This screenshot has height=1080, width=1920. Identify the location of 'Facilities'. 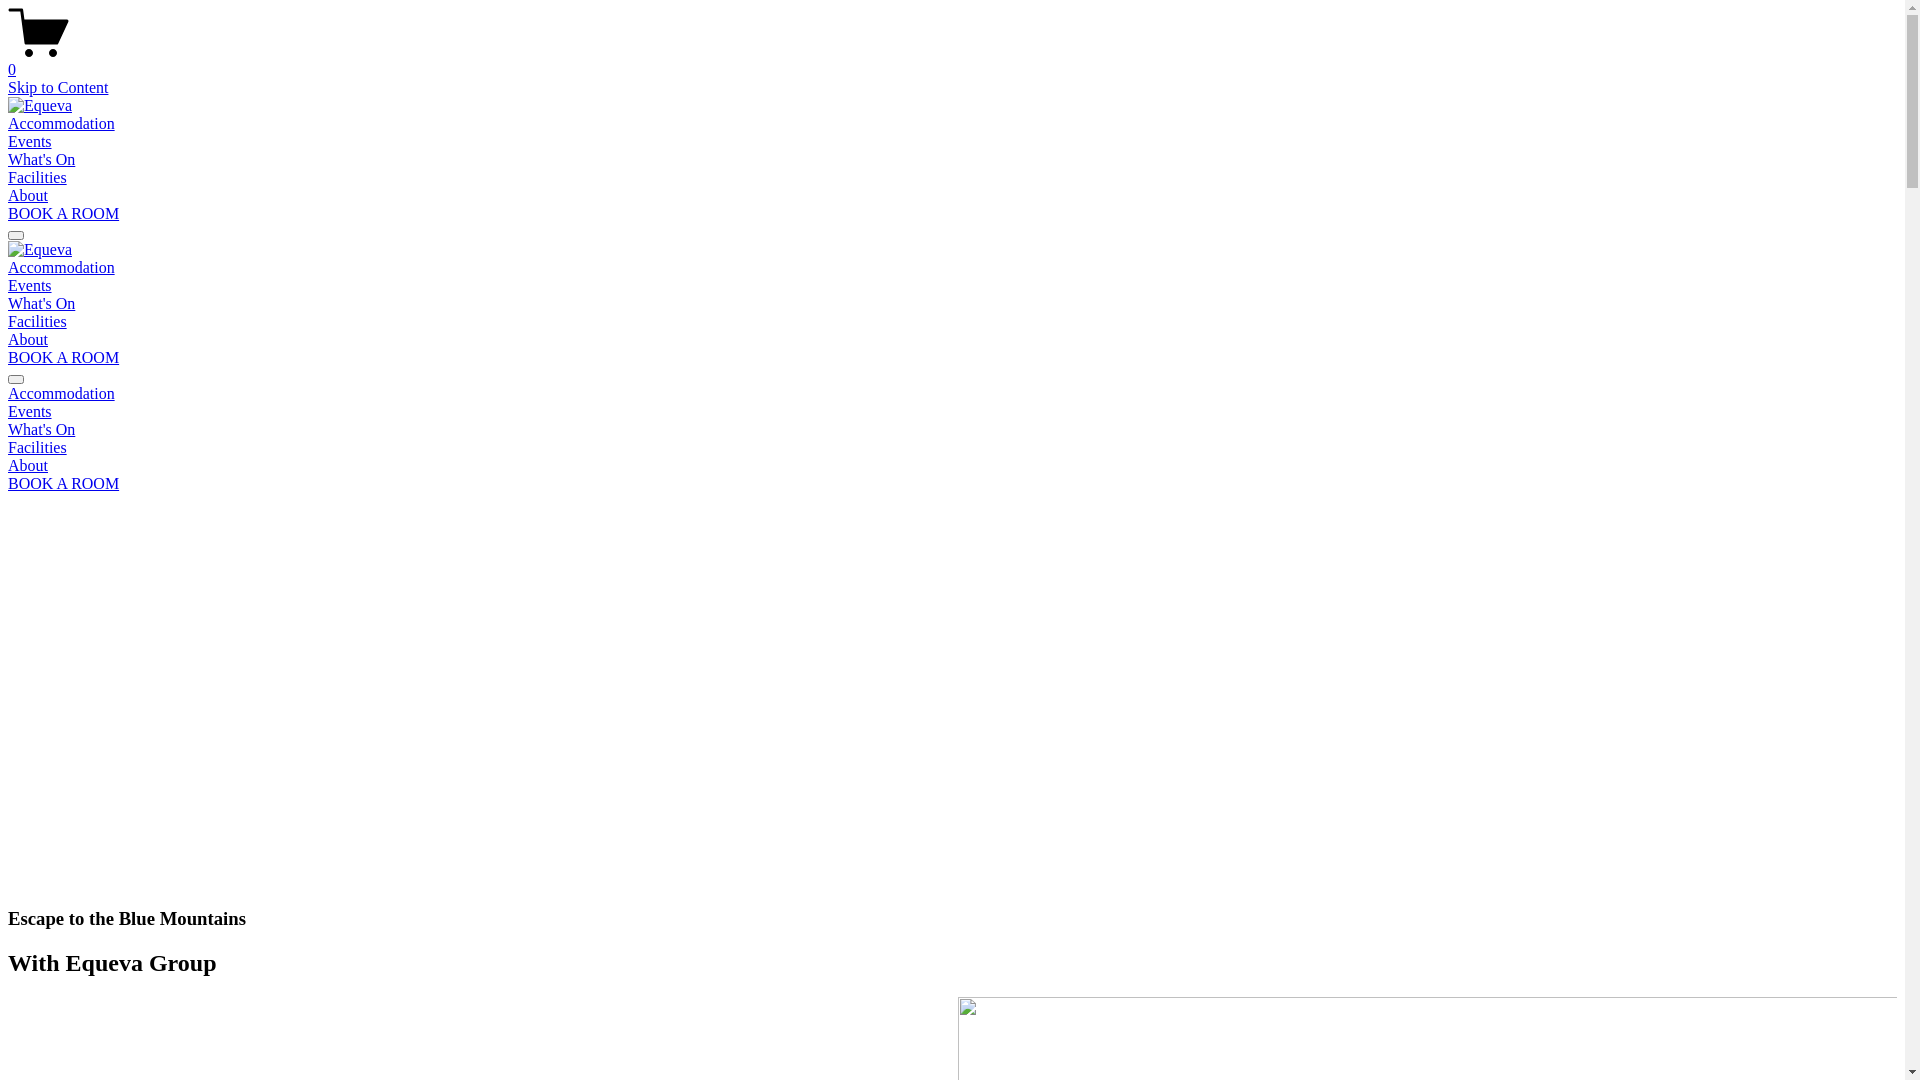
(8, 446).